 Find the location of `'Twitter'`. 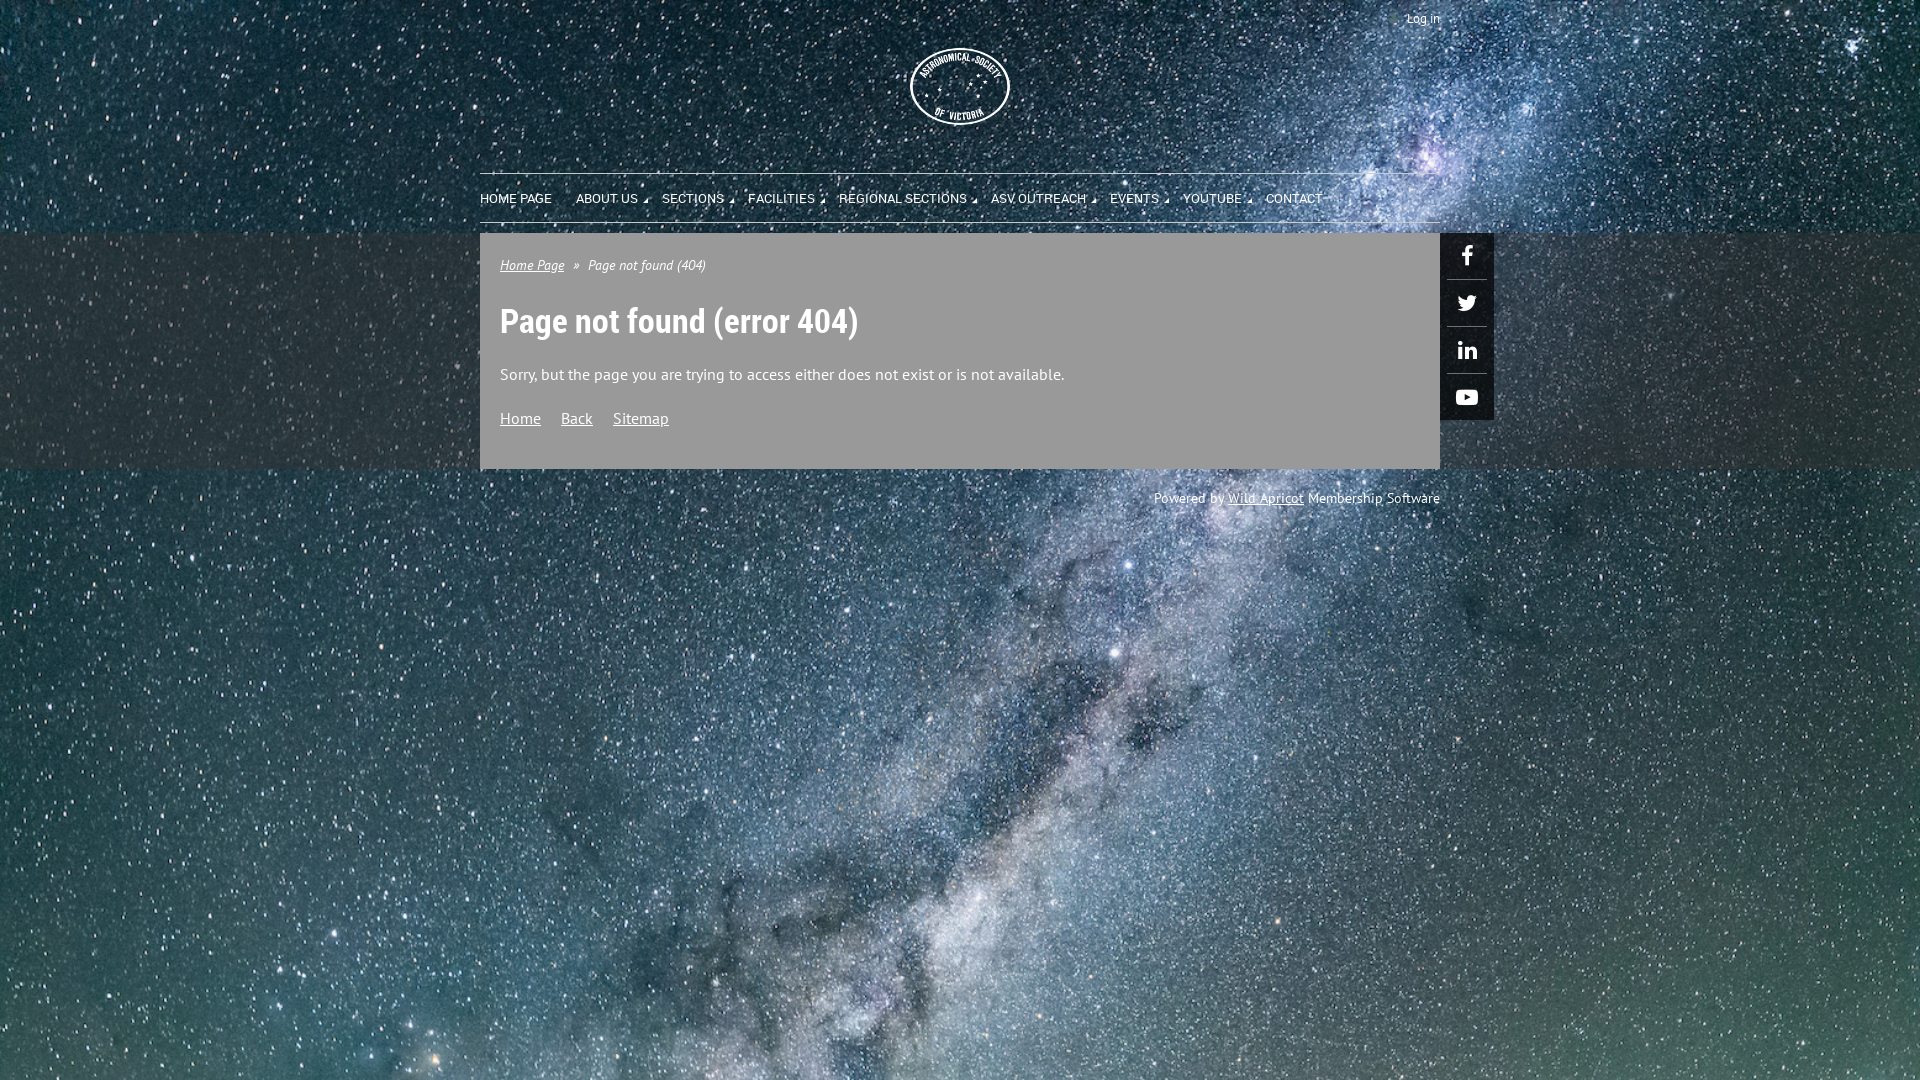

'Twitter' is located at coordinates (1467, 303).